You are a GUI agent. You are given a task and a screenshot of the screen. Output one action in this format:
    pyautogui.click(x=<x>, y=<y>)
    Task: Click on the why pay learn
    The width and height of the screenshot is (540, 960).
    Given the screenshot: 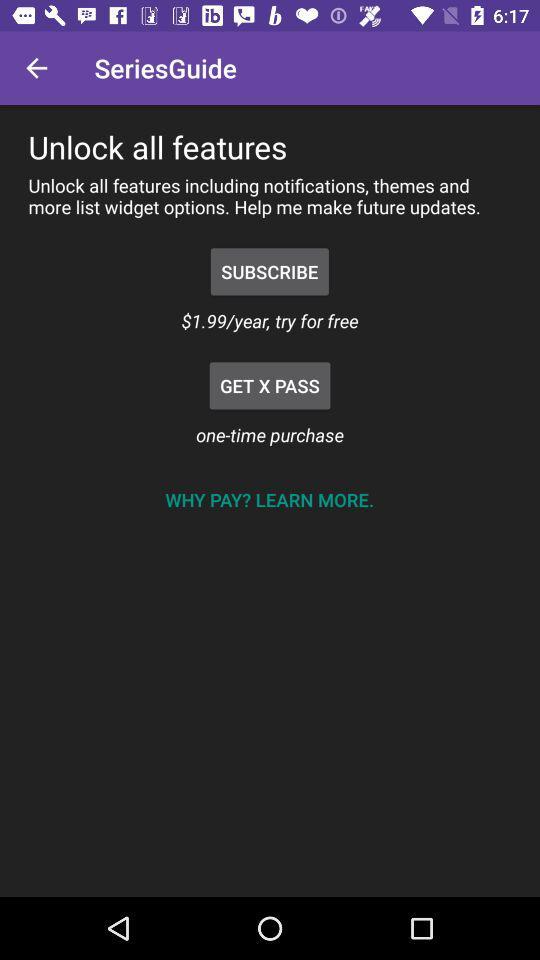 What is the action you would take?
    pyautogui.click(x=269, y=498)
    